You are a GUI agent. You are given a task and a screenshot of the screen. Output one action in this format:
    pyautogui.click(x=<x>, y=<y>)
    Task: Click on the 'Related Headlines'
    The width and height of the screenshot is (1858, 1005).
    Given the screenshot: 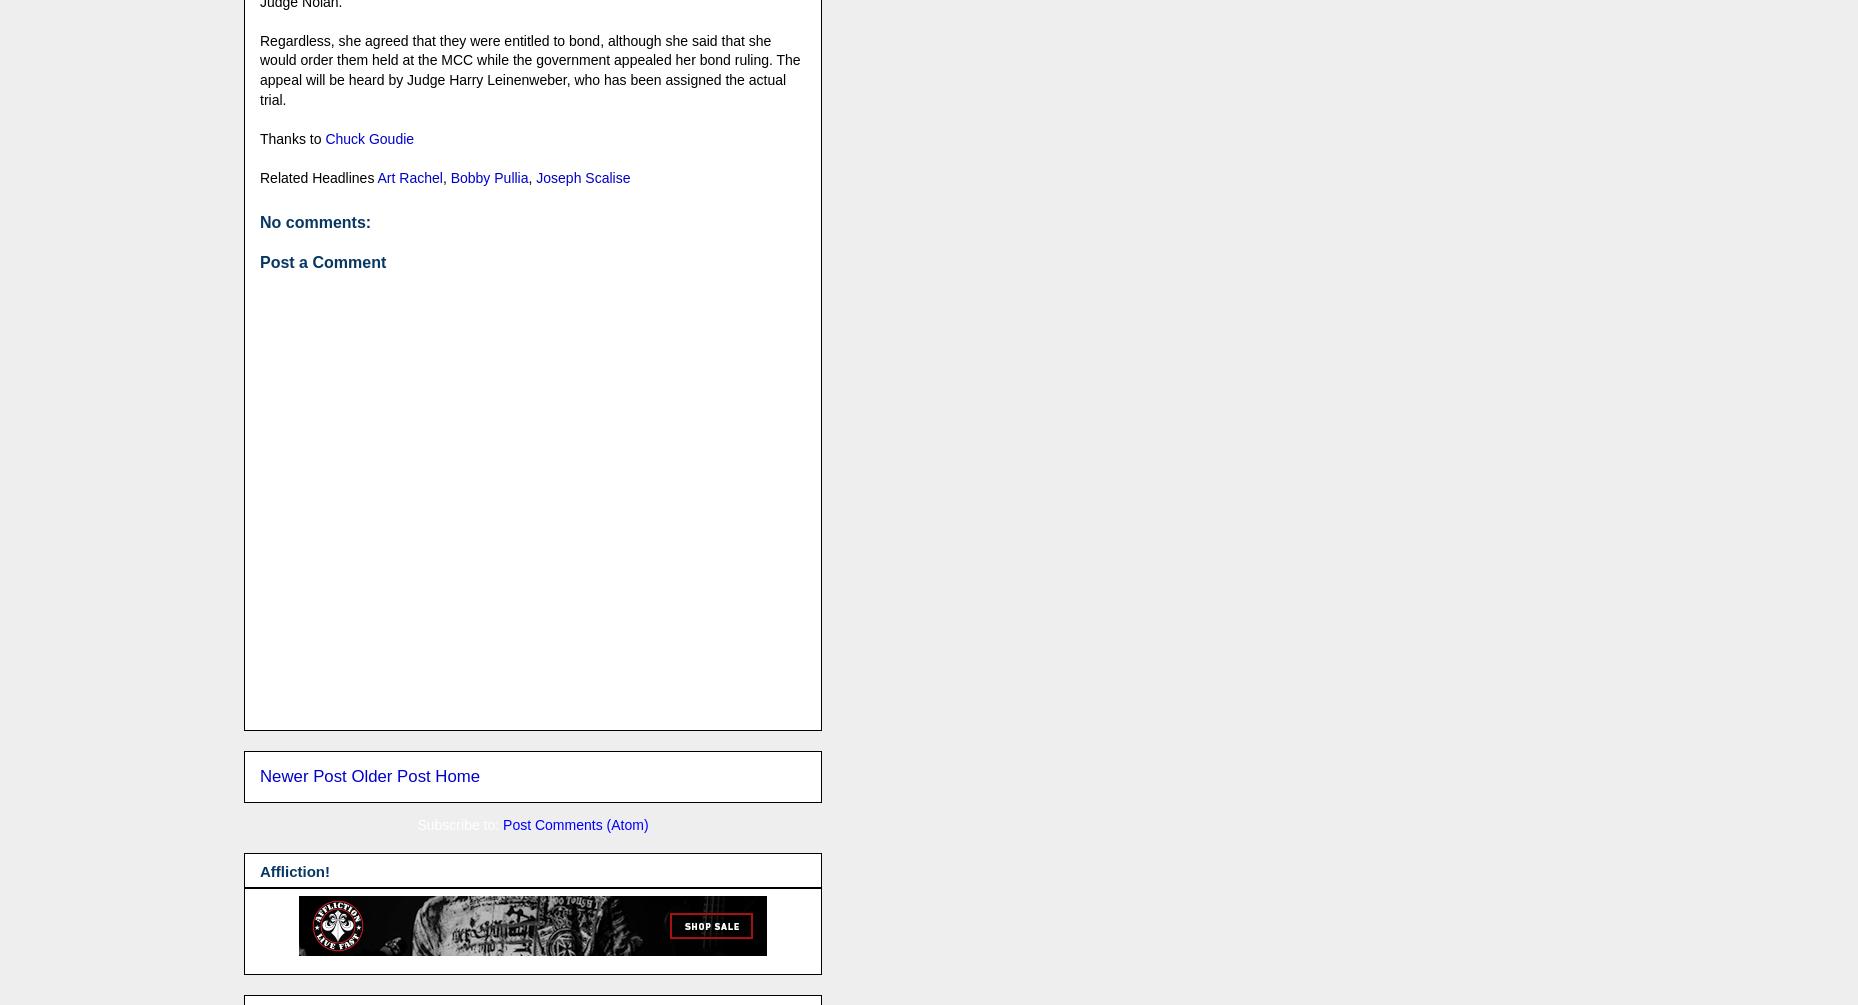 What is the action you would take?
    pyautogui.click(x=318, y=176)
    